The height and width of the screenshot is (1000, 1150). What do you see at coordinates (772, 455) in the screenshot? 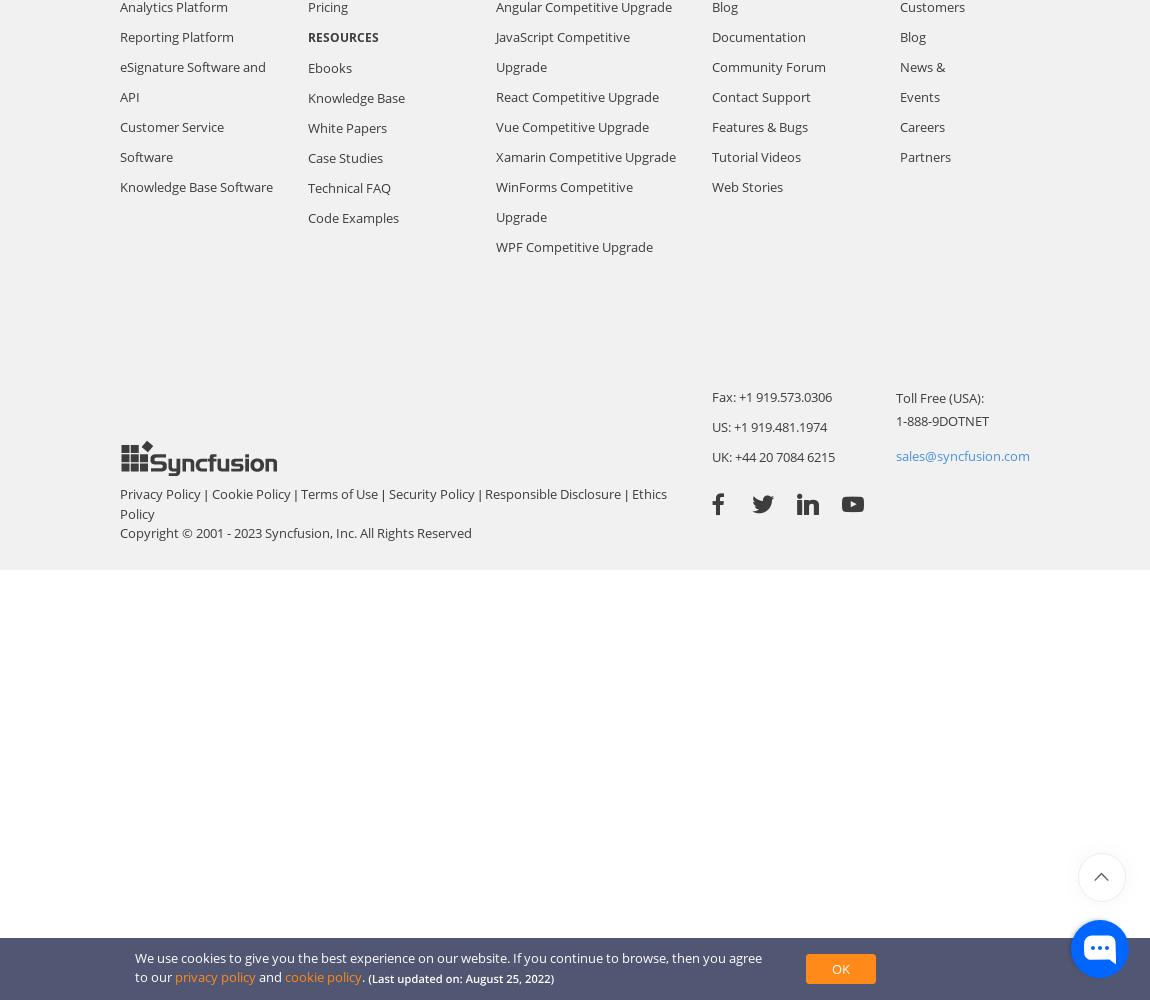
I see `'UK: +44 20 7084 6215'` at bounding box center [772, 455].